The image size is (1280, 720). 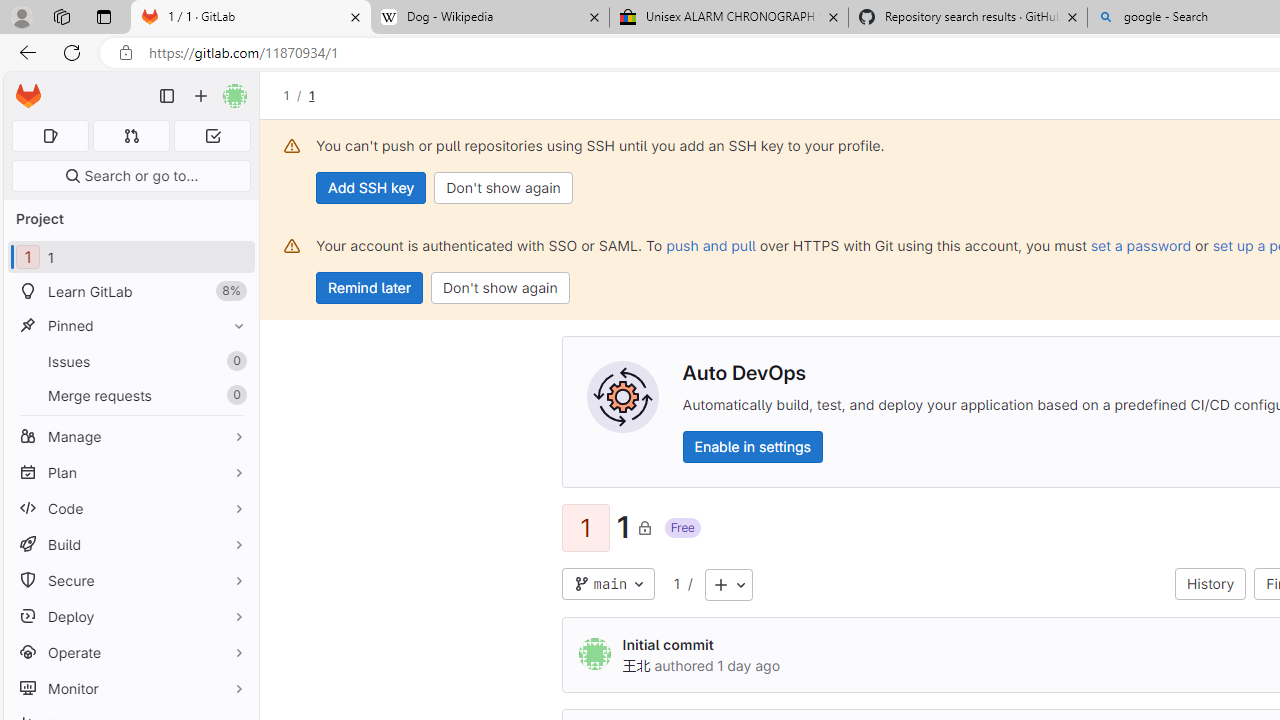 I want to click on 'Secure', so click(x=130, y=580).